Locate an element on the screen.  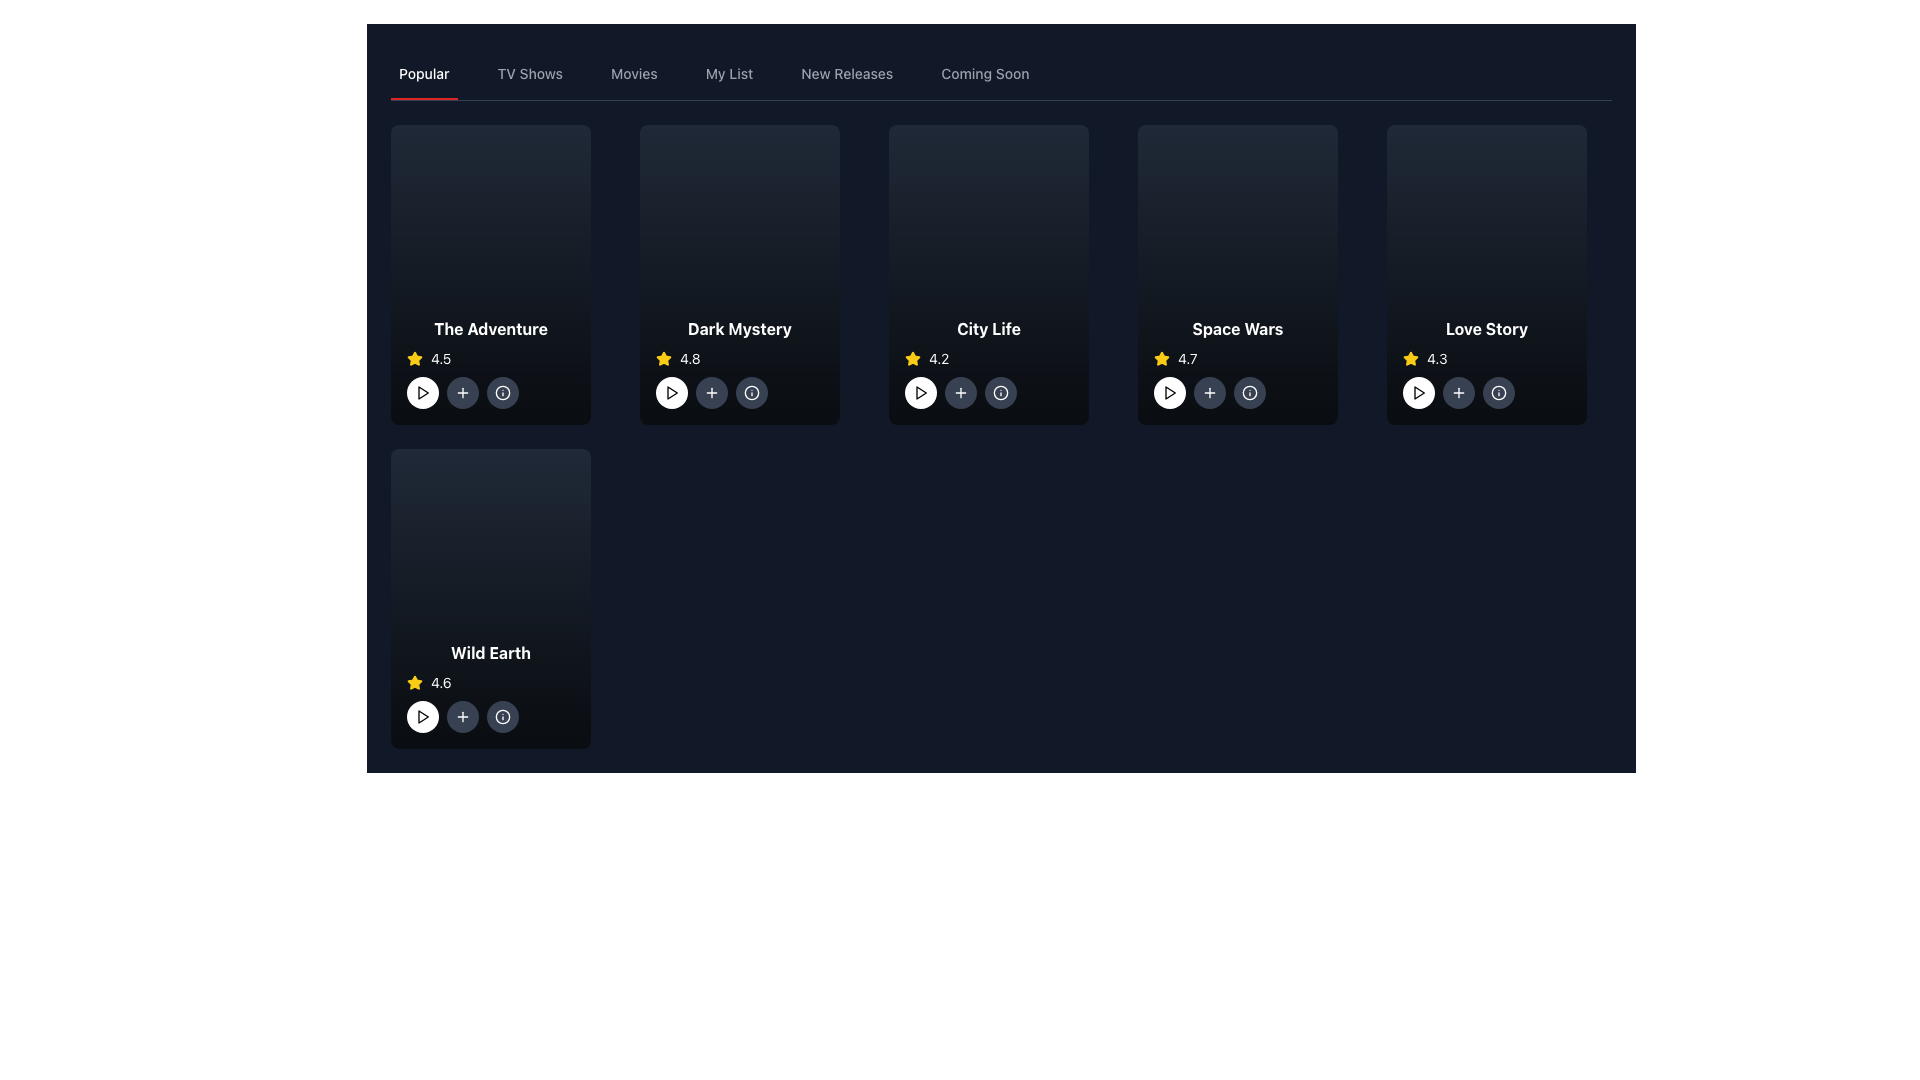
the rounded button with a dark gray background and a white plus icon, located between the play button and the info button in the lower section of the card for the movie 'The Adventure.' is located at coordinates (461, 393).